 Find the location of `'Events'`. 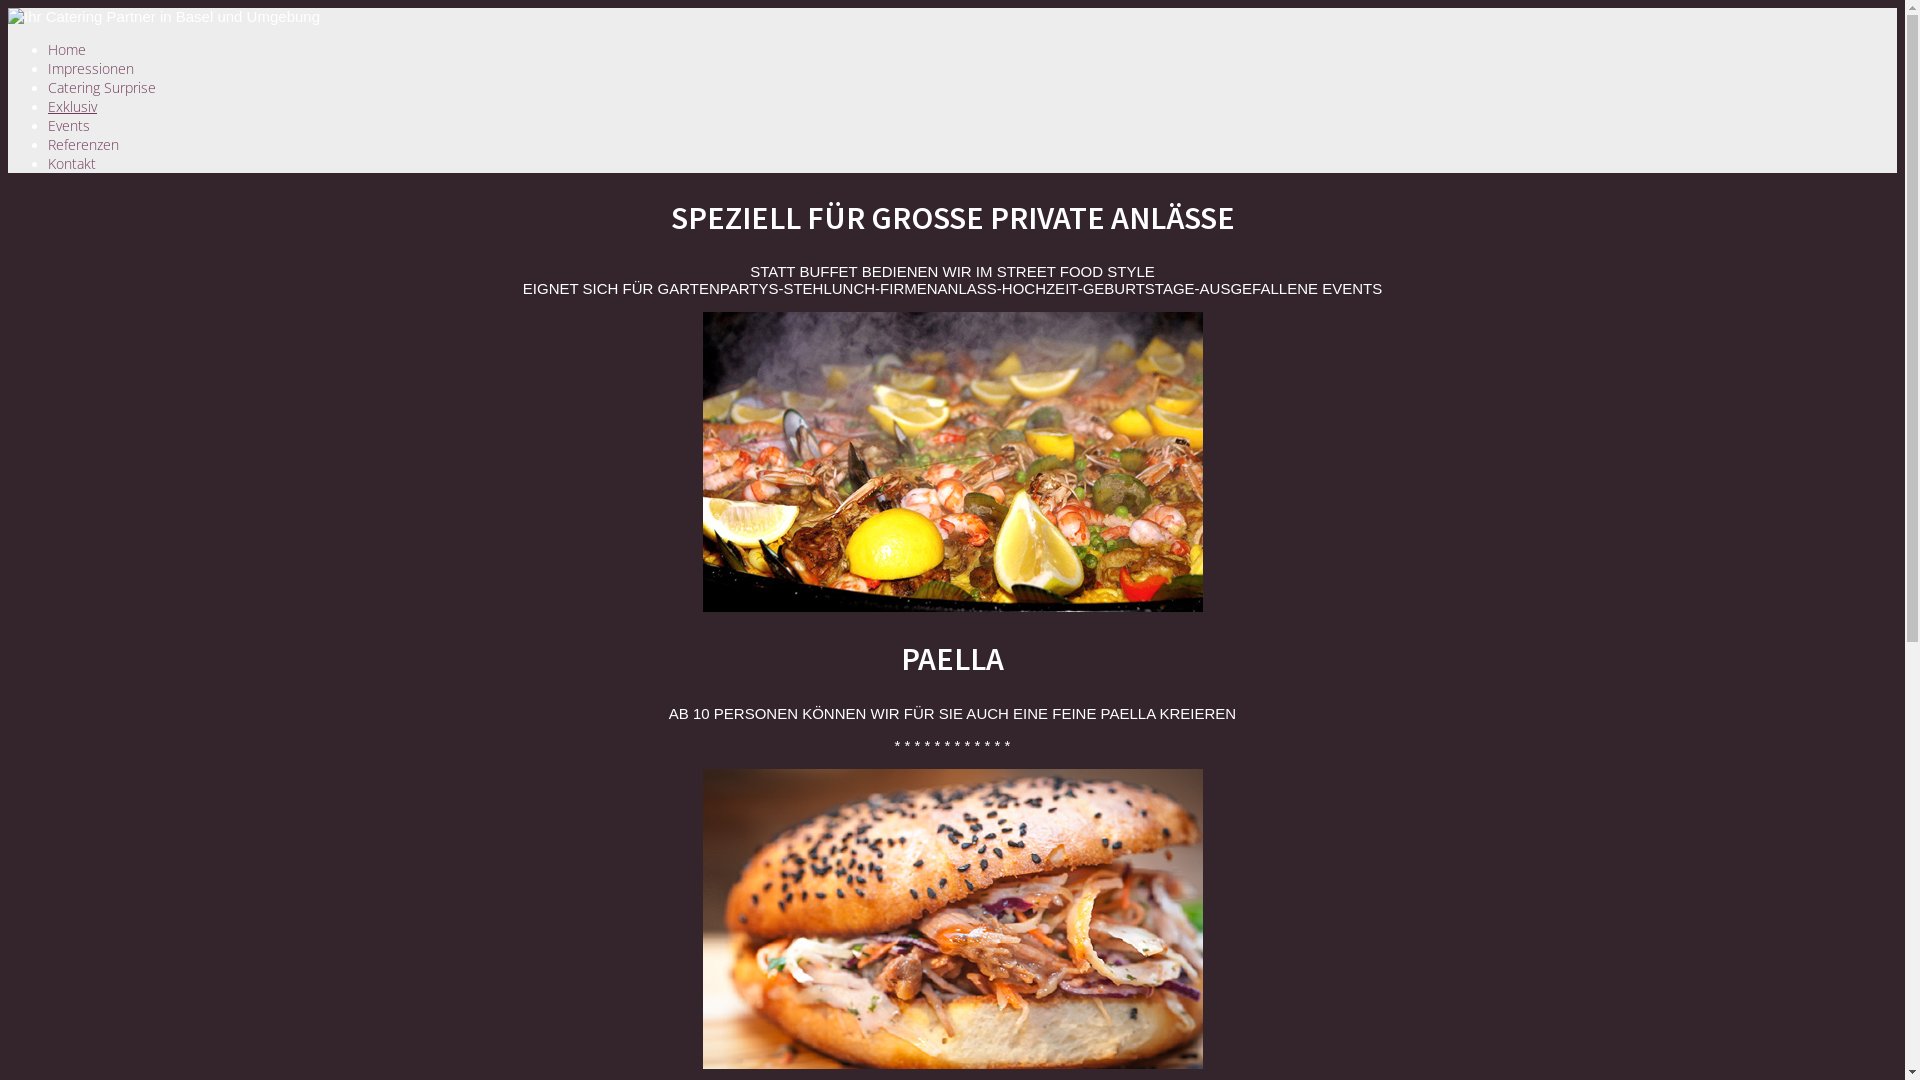

'Events' is located at coordinates (68, 125).